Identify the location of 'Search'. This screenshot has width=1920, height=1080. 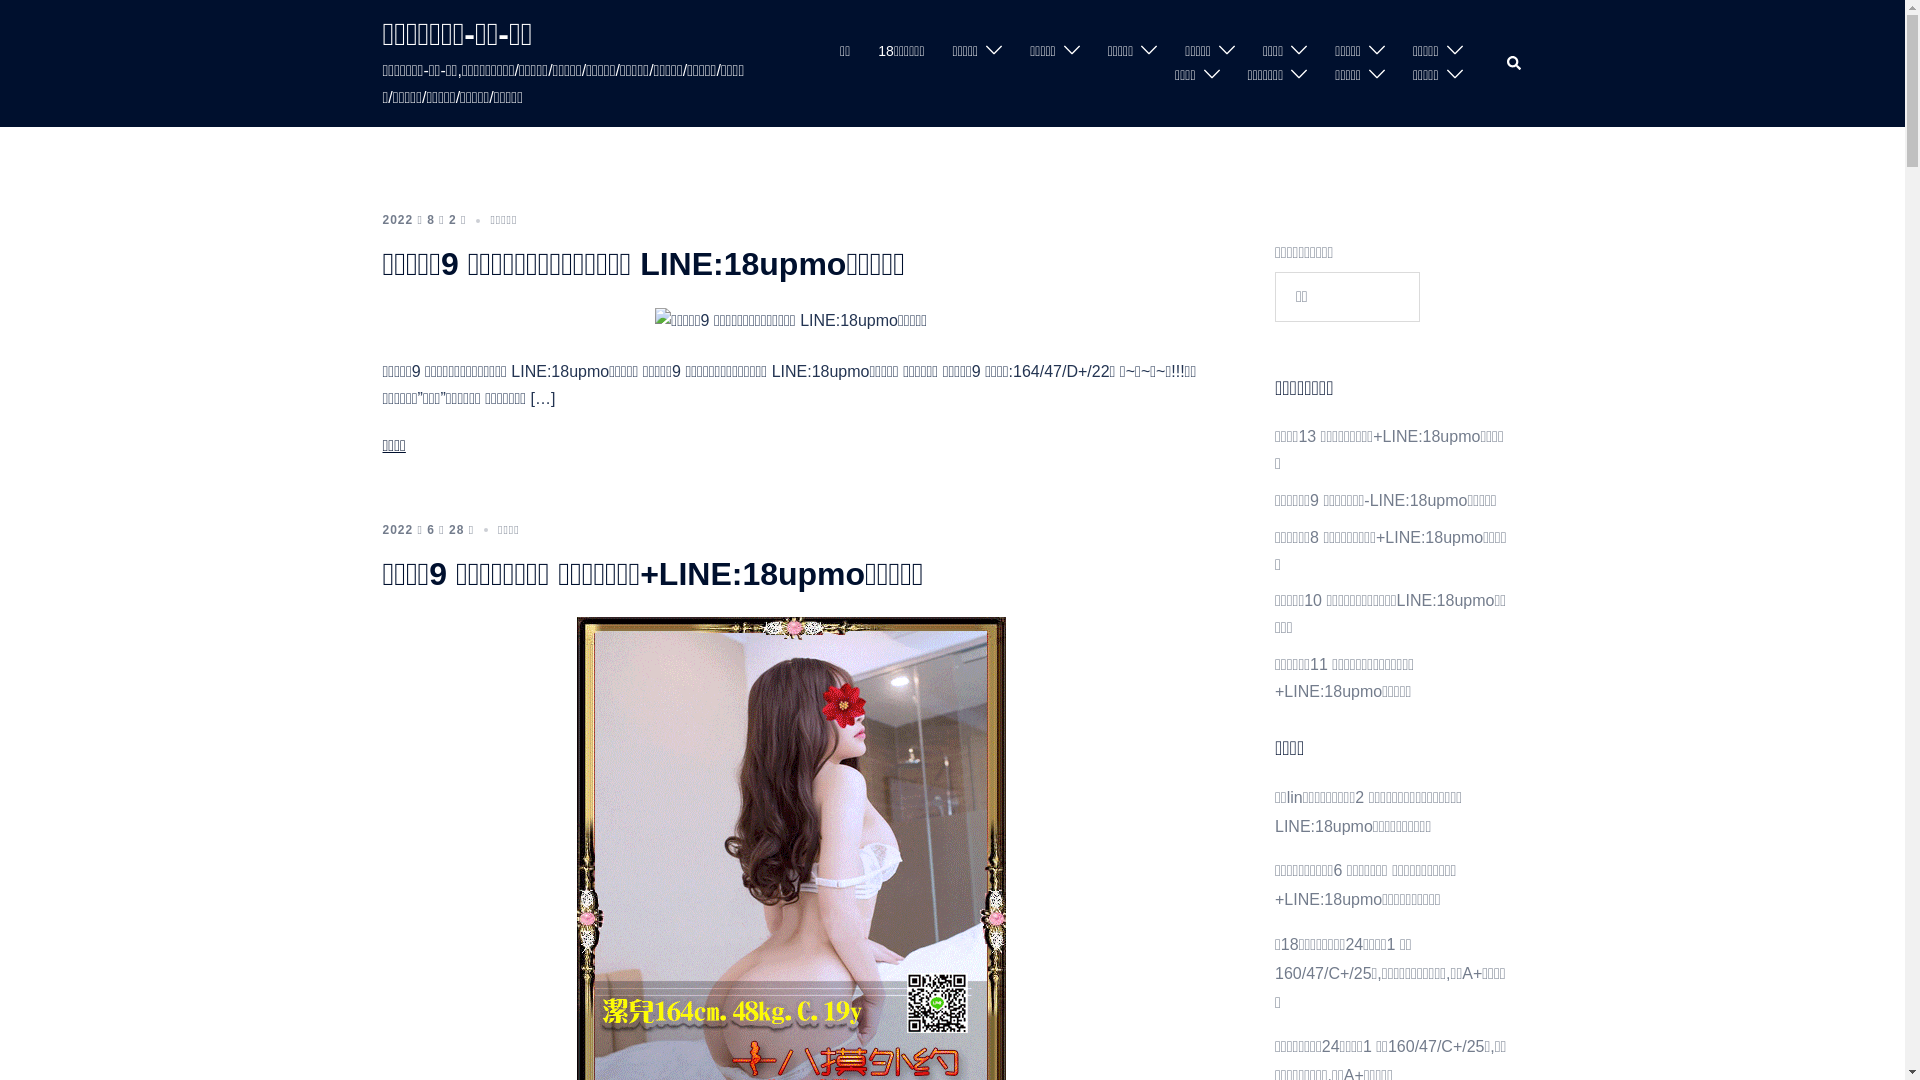
(1513, 61).